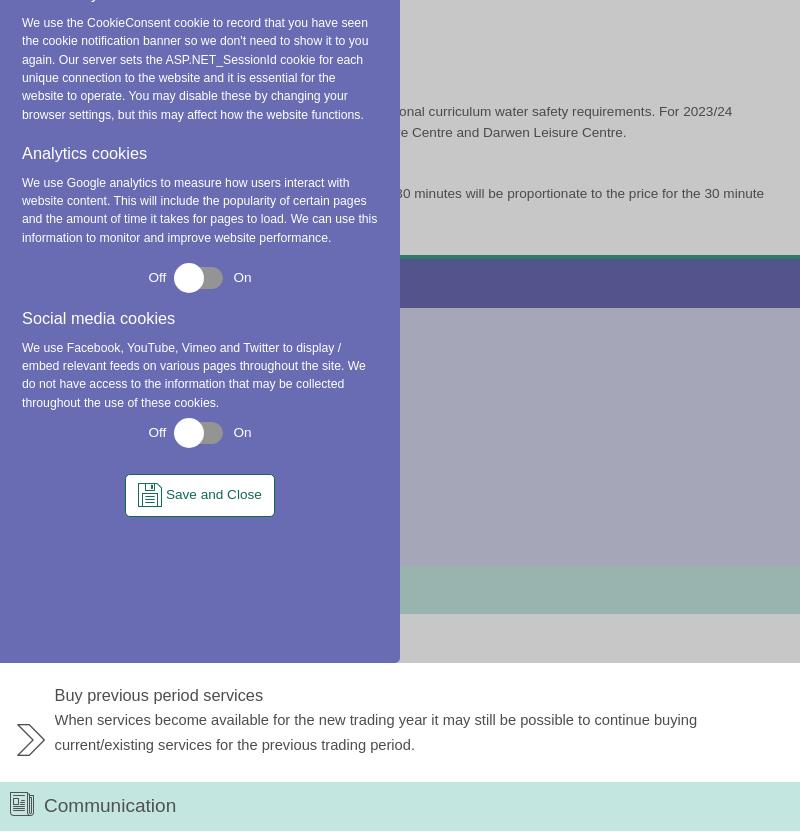  I want to click on 'Accessibility', so click(577, 287).